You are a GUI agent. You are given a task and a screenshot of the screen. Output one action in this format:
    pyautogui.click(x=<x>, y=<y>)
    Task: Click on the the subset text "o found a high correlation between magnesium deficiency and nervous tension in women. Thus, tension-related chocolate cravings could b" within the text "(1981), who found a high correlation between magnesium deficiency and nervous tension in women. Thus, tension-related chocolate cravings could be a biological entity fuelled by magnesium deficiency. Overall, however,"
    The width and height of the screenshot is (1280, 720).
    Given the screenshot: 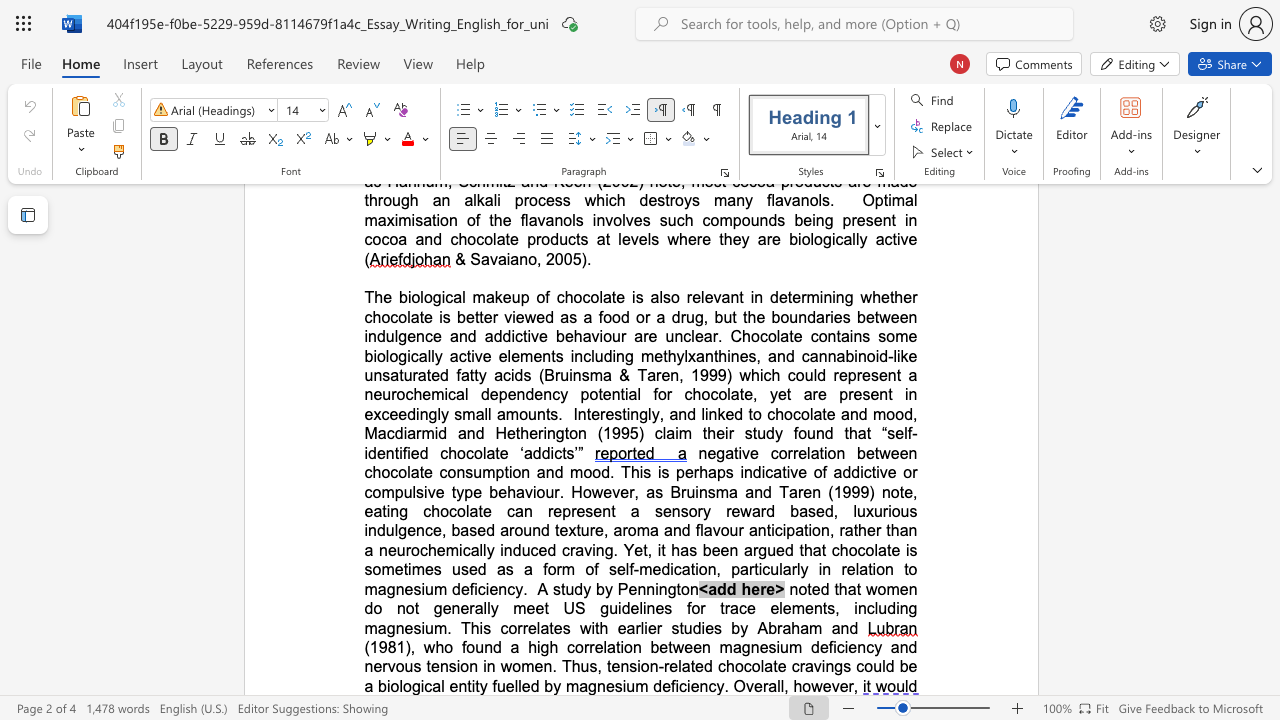 What is the action you would take?
    pyautogui.click(x=443, y=647)
    